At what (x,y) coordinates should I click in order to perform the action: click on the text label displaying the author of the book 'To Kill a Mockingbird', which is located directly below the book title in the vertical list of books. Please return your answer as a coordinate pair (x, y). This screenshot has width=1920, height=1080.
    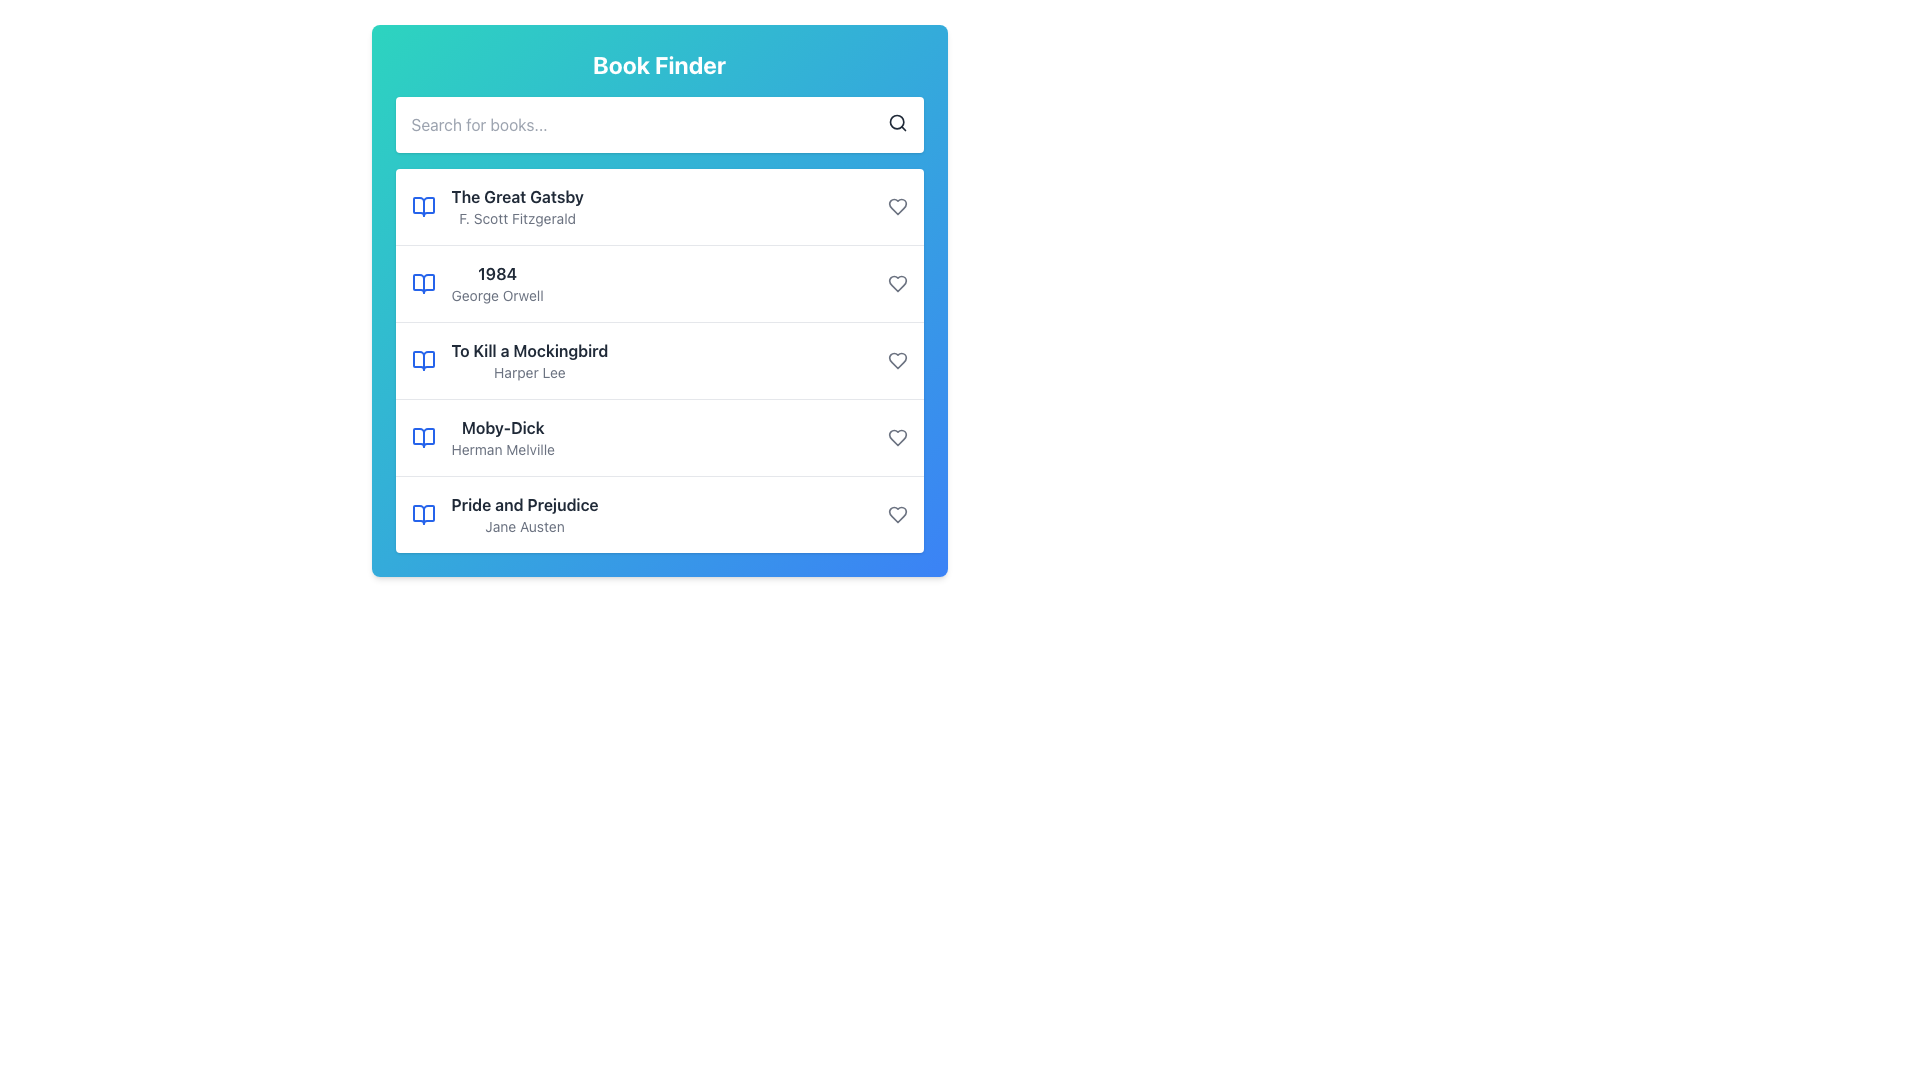
    Looking at the image, I should click on (529, 373).